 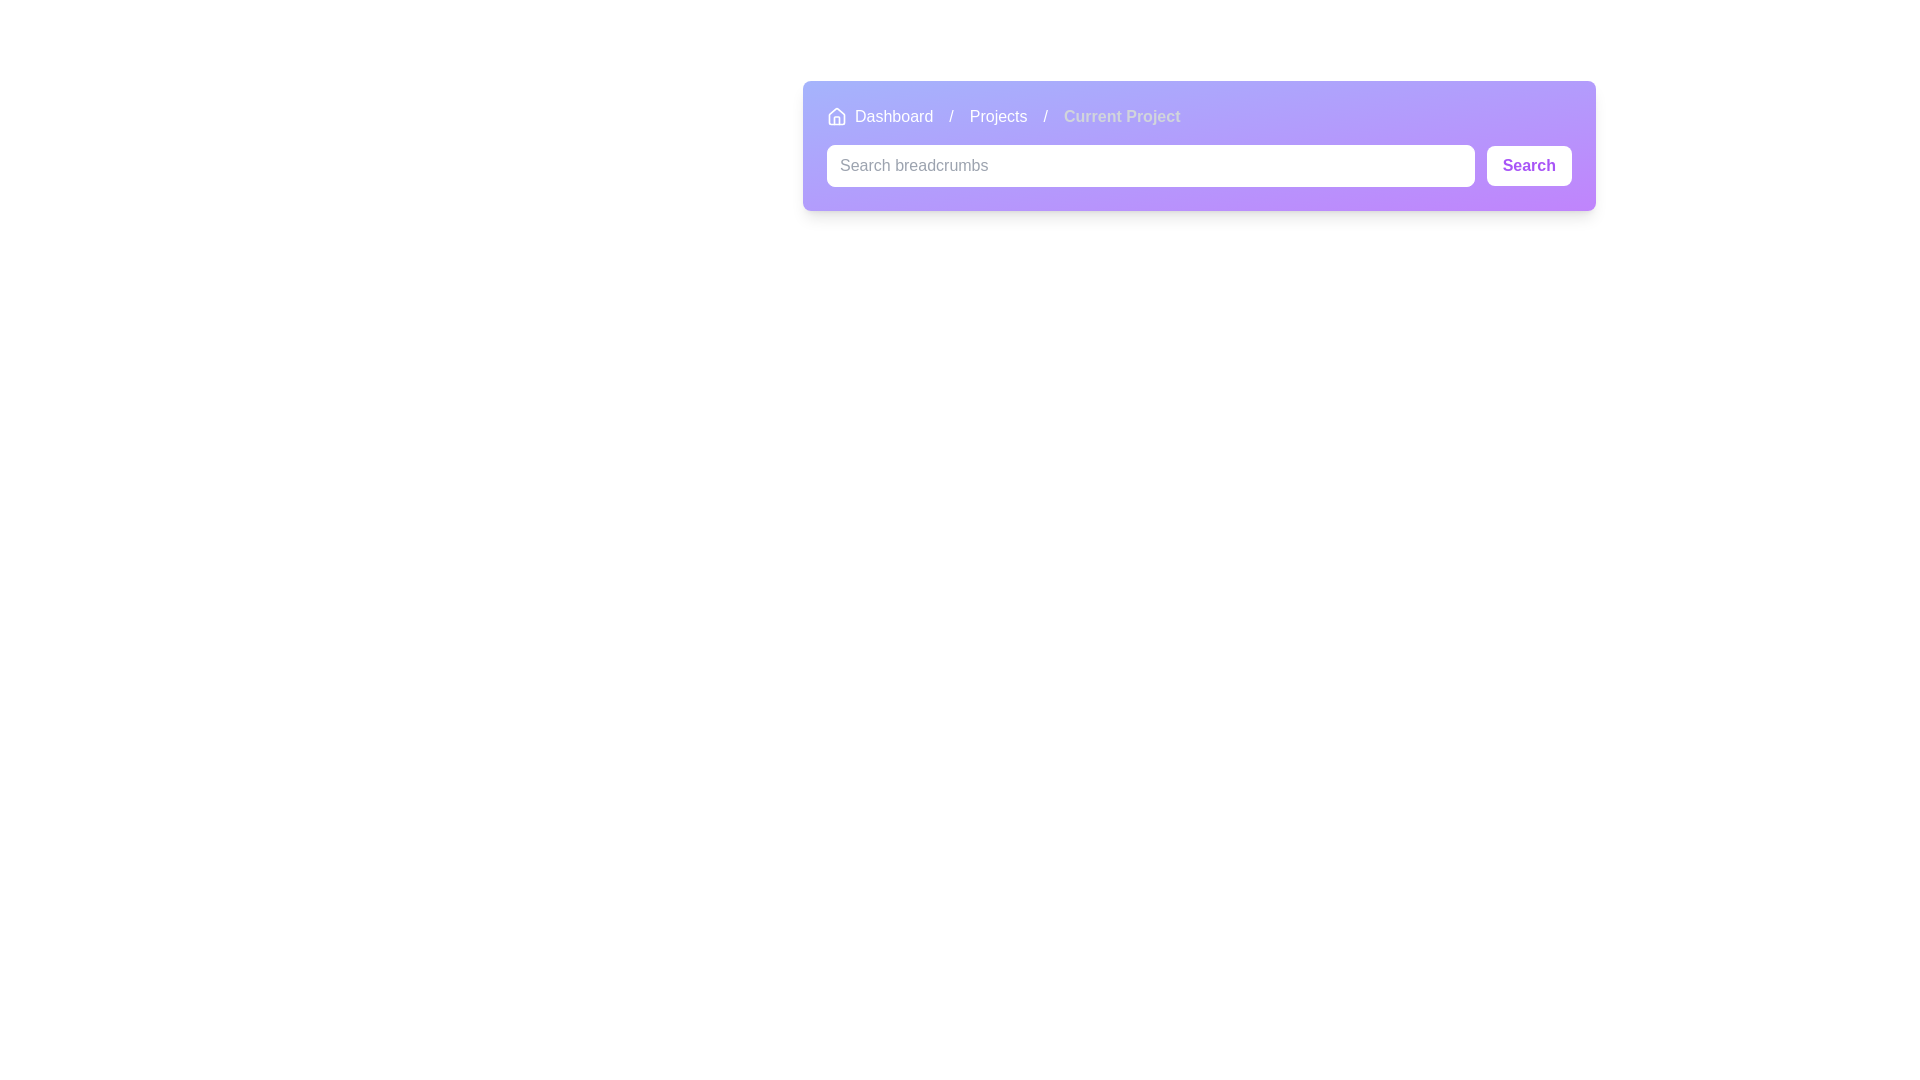 I want to click on the 'Projects' link in the Breadcrumb navigation widget, so click(x=1003, y=116).